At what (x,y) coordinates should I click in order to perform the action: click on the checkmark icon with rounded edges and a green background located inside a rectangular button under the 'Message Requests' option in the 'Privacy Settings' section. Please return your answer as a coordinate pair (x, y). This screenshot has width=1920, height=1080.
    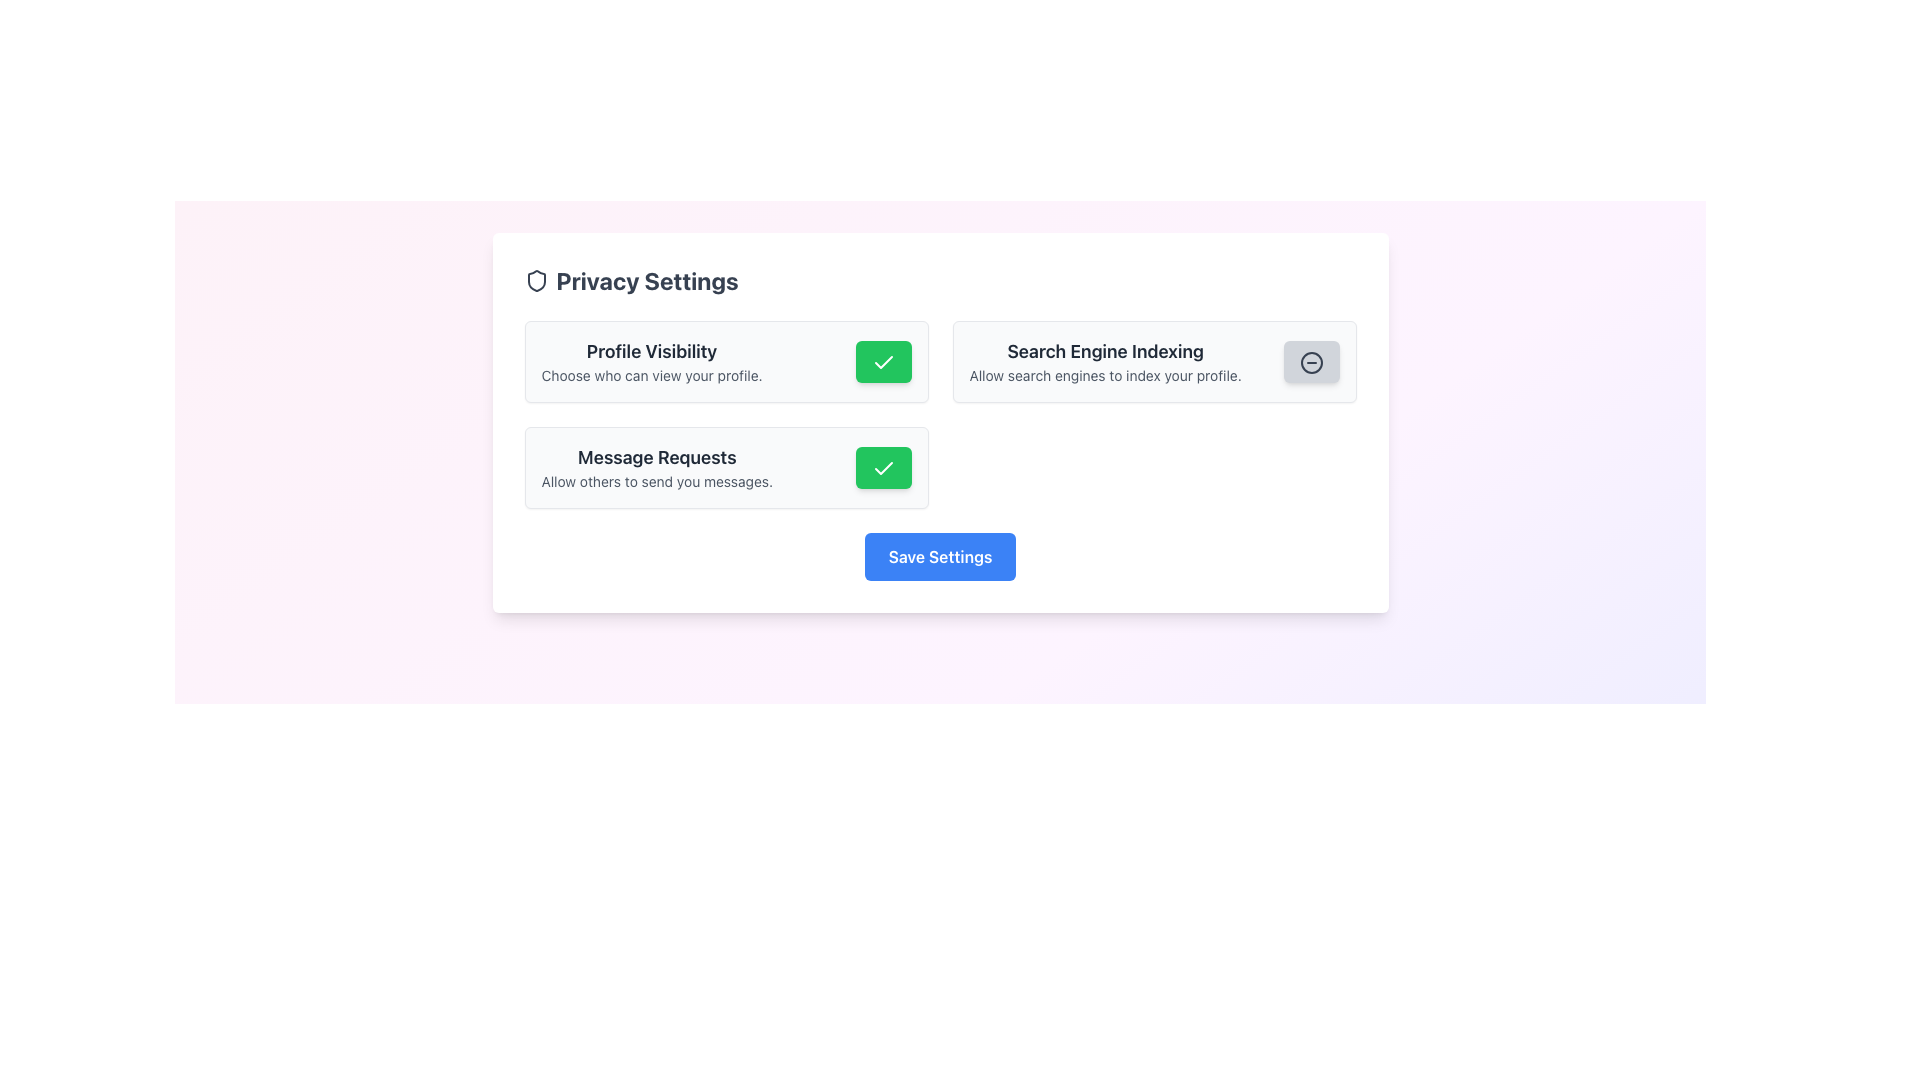
    Looking at the image, I should click on (882, 468).